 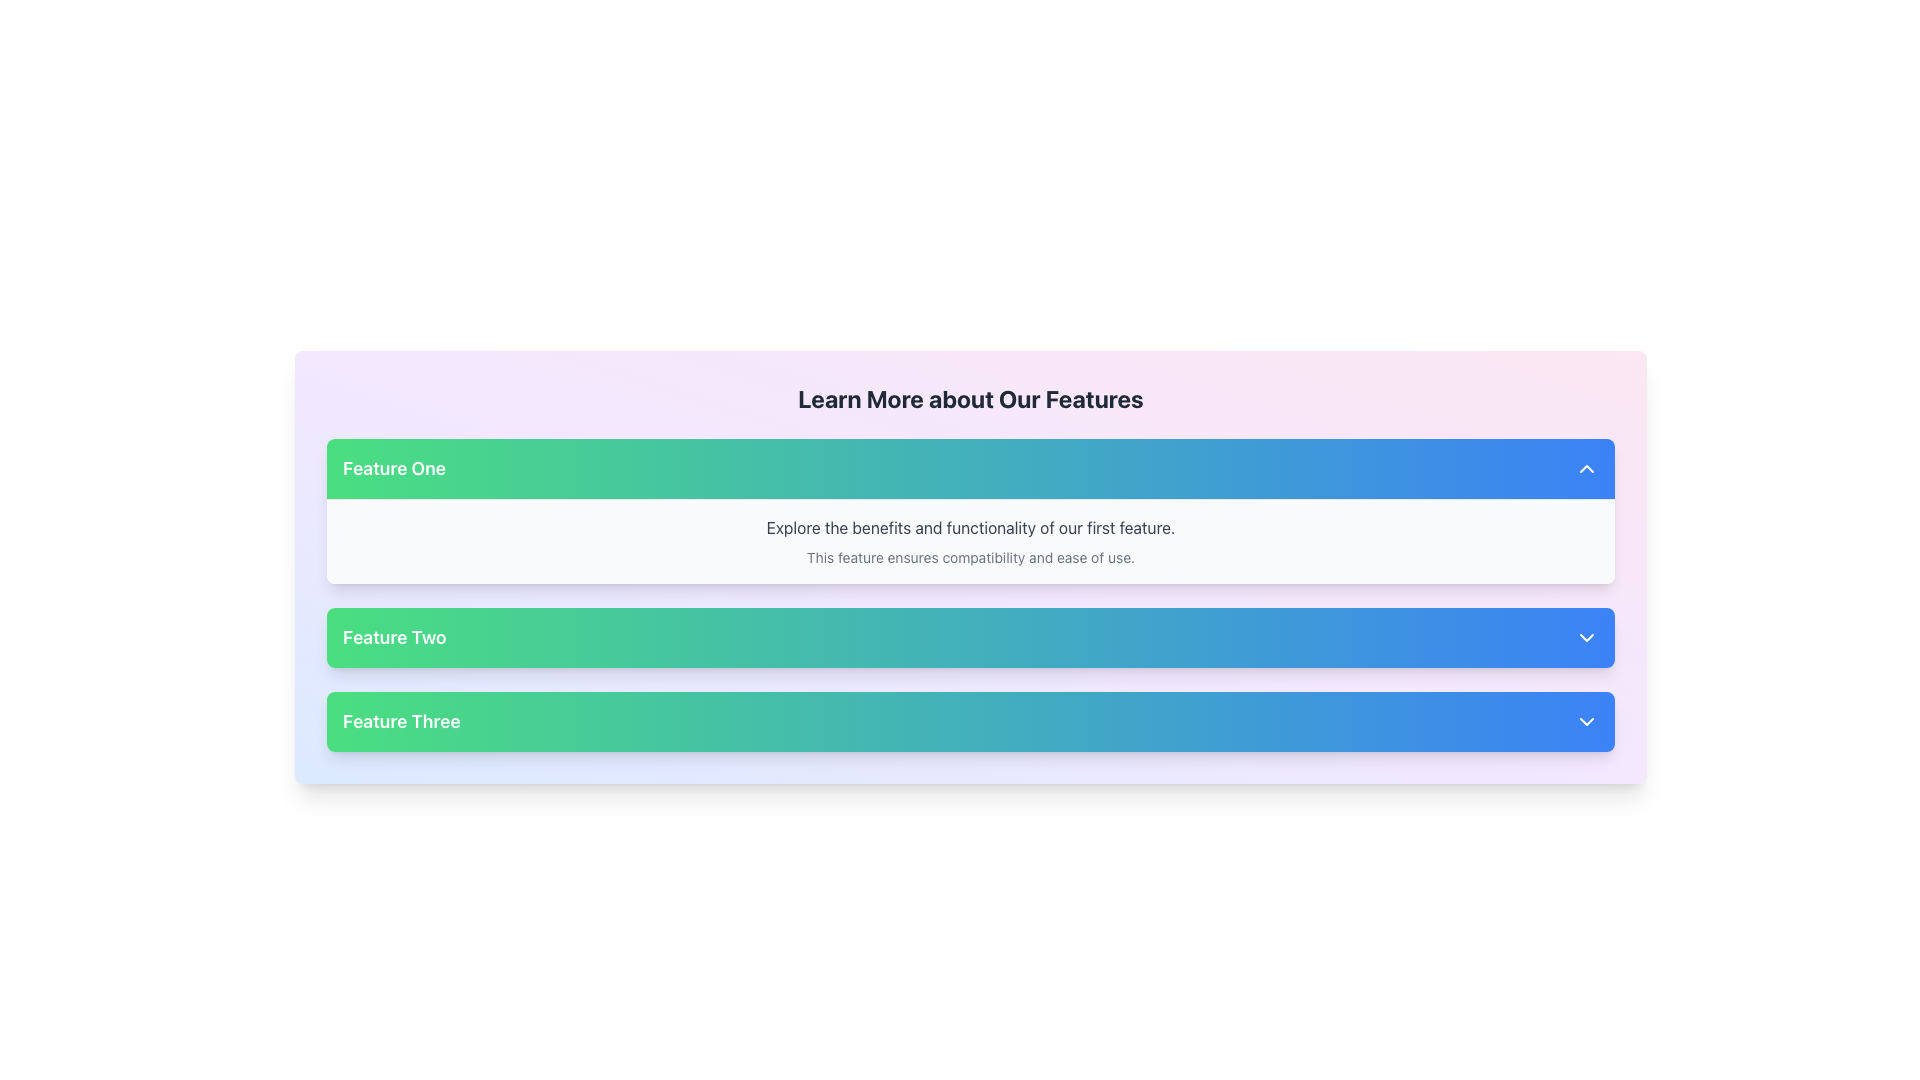 What do you see at coordinates (1586, 469) in the screenshot?
I see `the toggle icon for expanding or collapsing the 'Feature One' section, which is located at the far right side of the section header` at bounding box center [1586, 469].